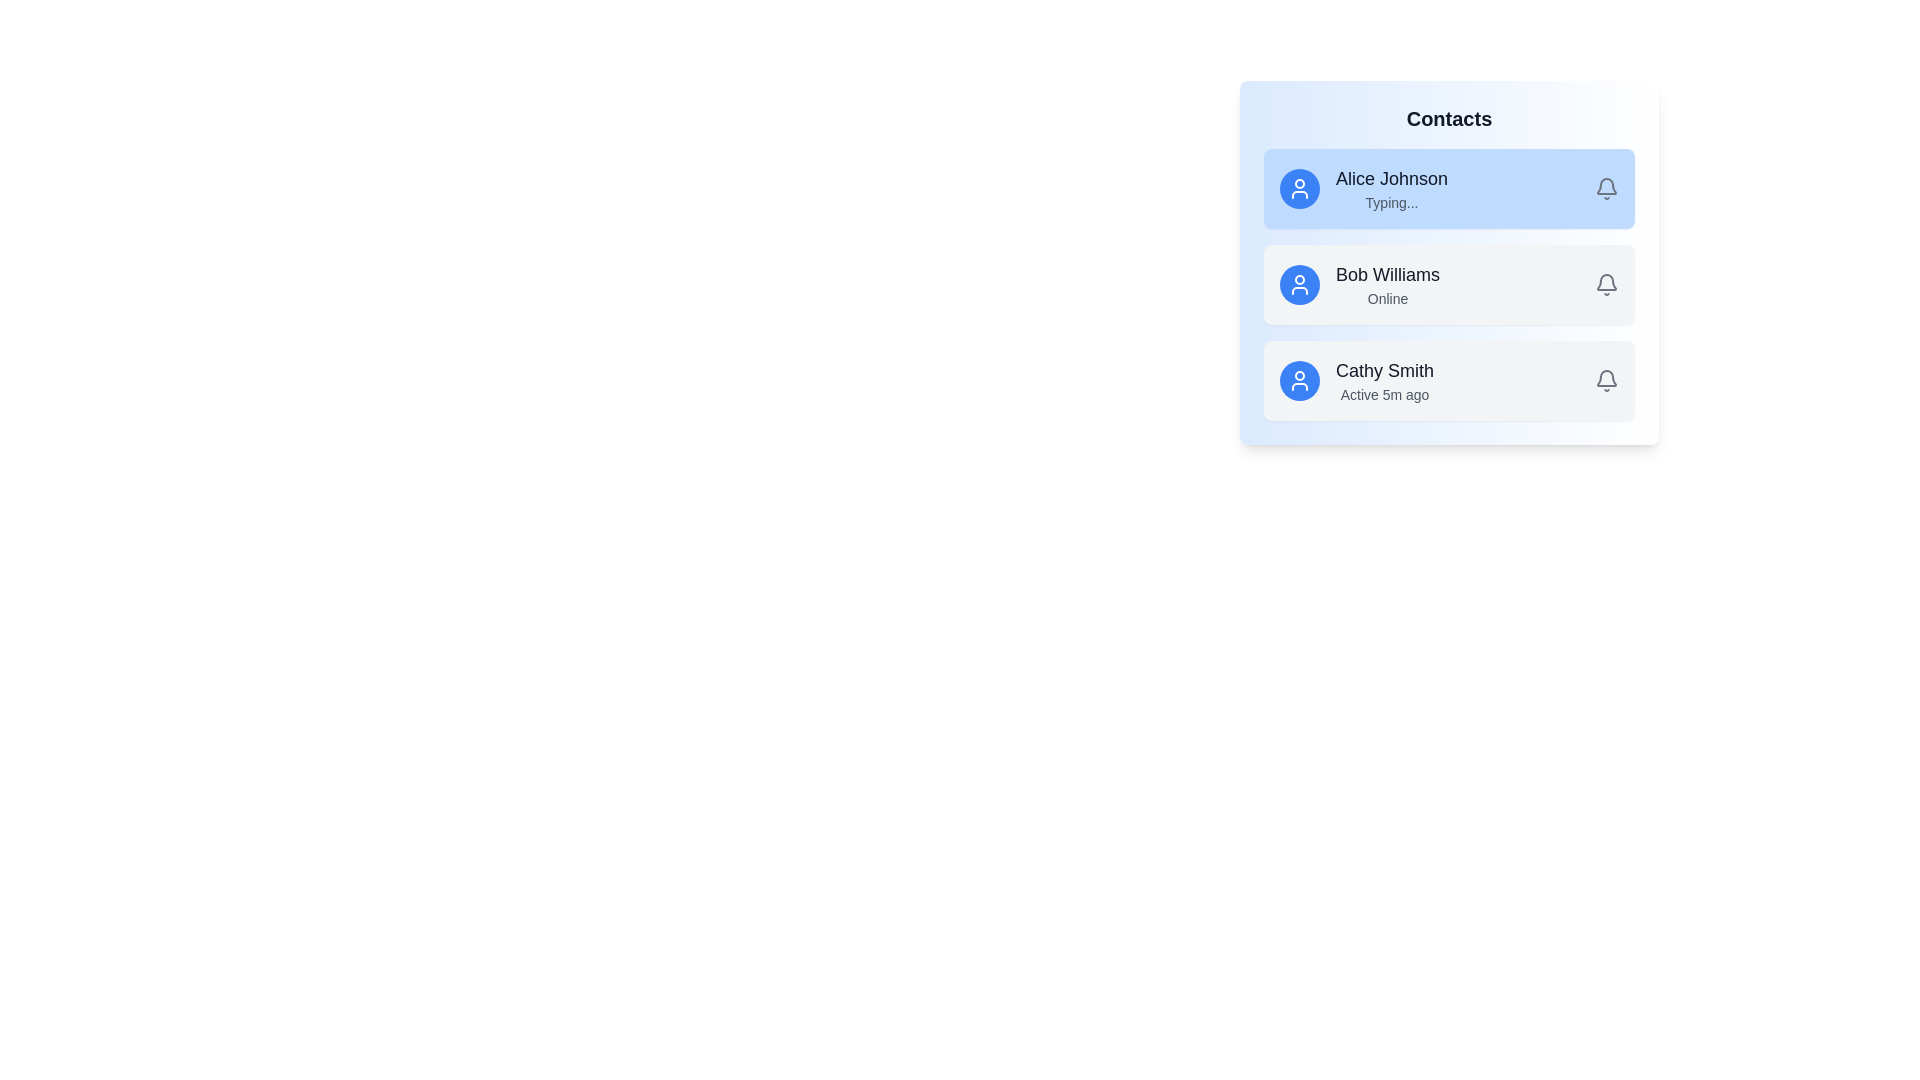 The width and height of the screenshot is (1920, 1080). What do you see at coordinates (1386, 299) in the screenshot?
I see `the text label displaying 'Online' located below the name 'Bob Williams' in the contact entry` at bounding box center [1386, 299].